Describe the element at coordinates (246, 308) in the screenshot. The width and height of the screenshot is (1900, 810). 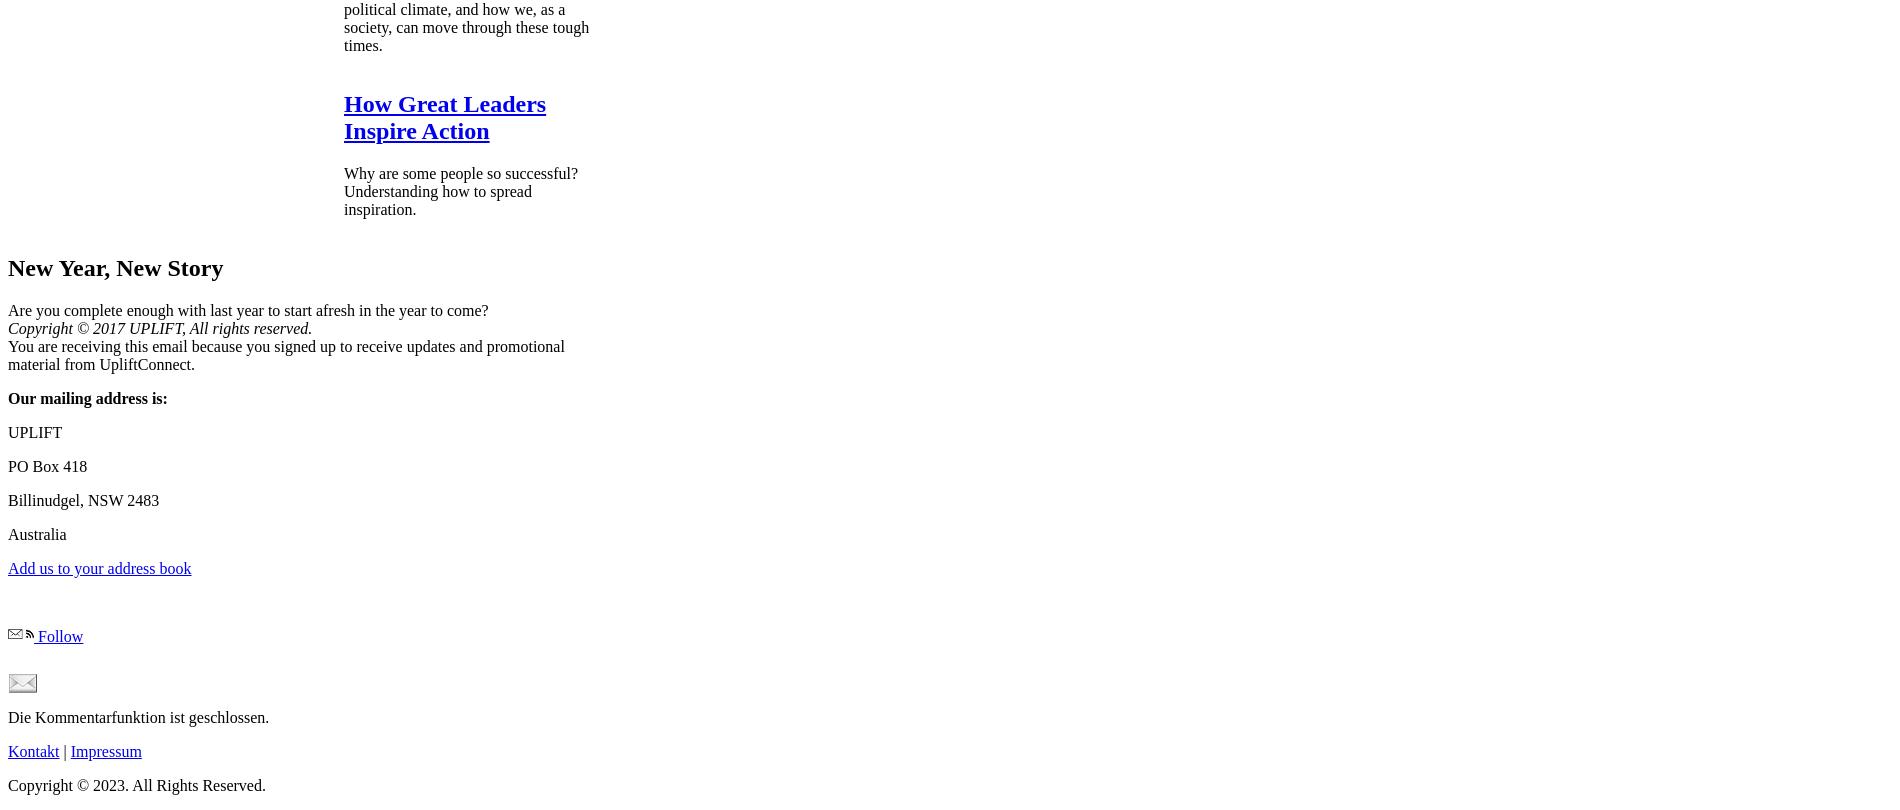
I see `'Are you complete enough with last year to start afresh in the year to come?'` at that location.